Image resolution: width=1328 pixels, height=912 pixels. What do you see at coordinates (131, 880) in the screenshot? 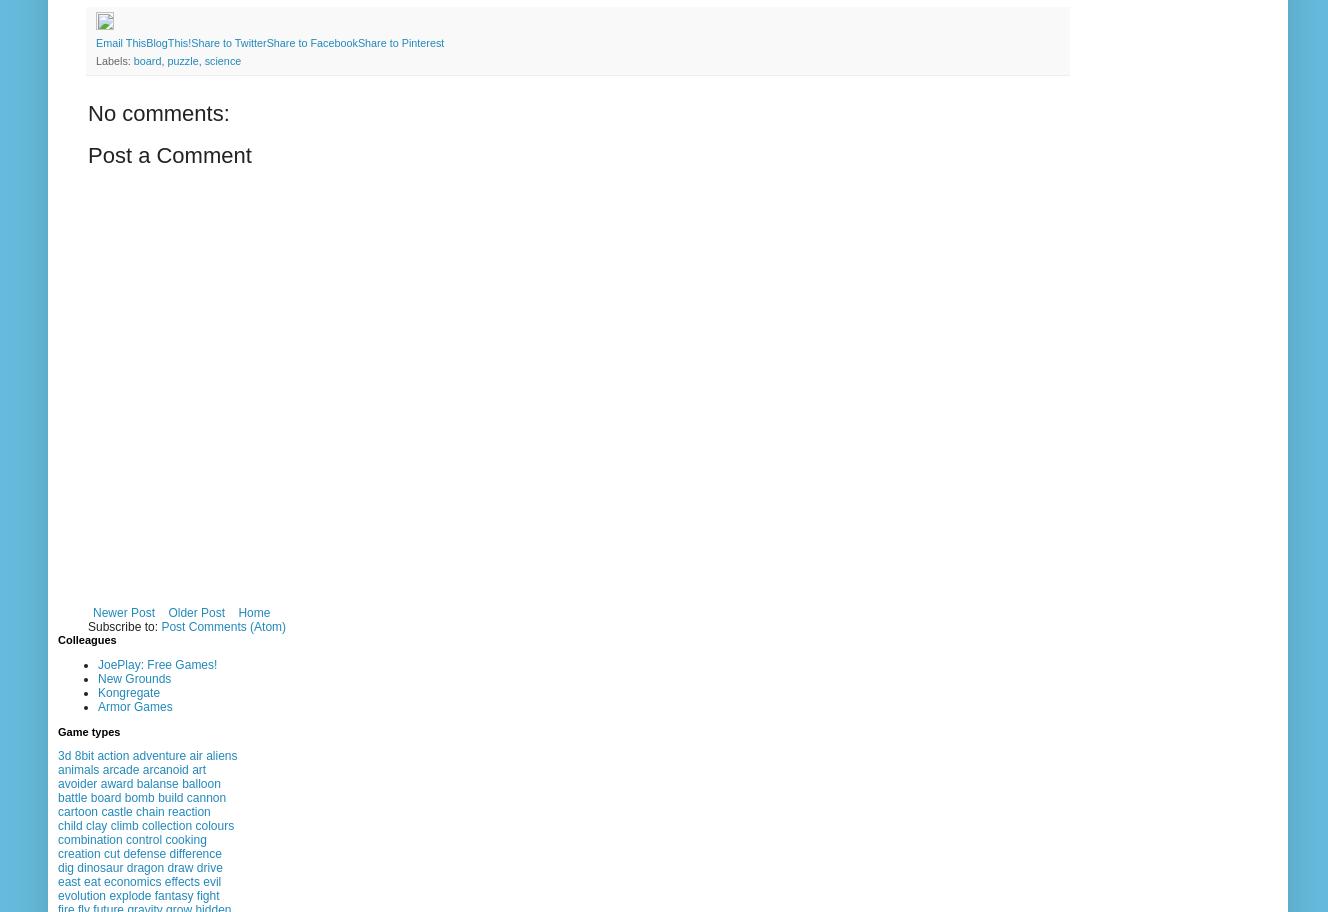
I see `'economics'` at bounding box center [131, 880].